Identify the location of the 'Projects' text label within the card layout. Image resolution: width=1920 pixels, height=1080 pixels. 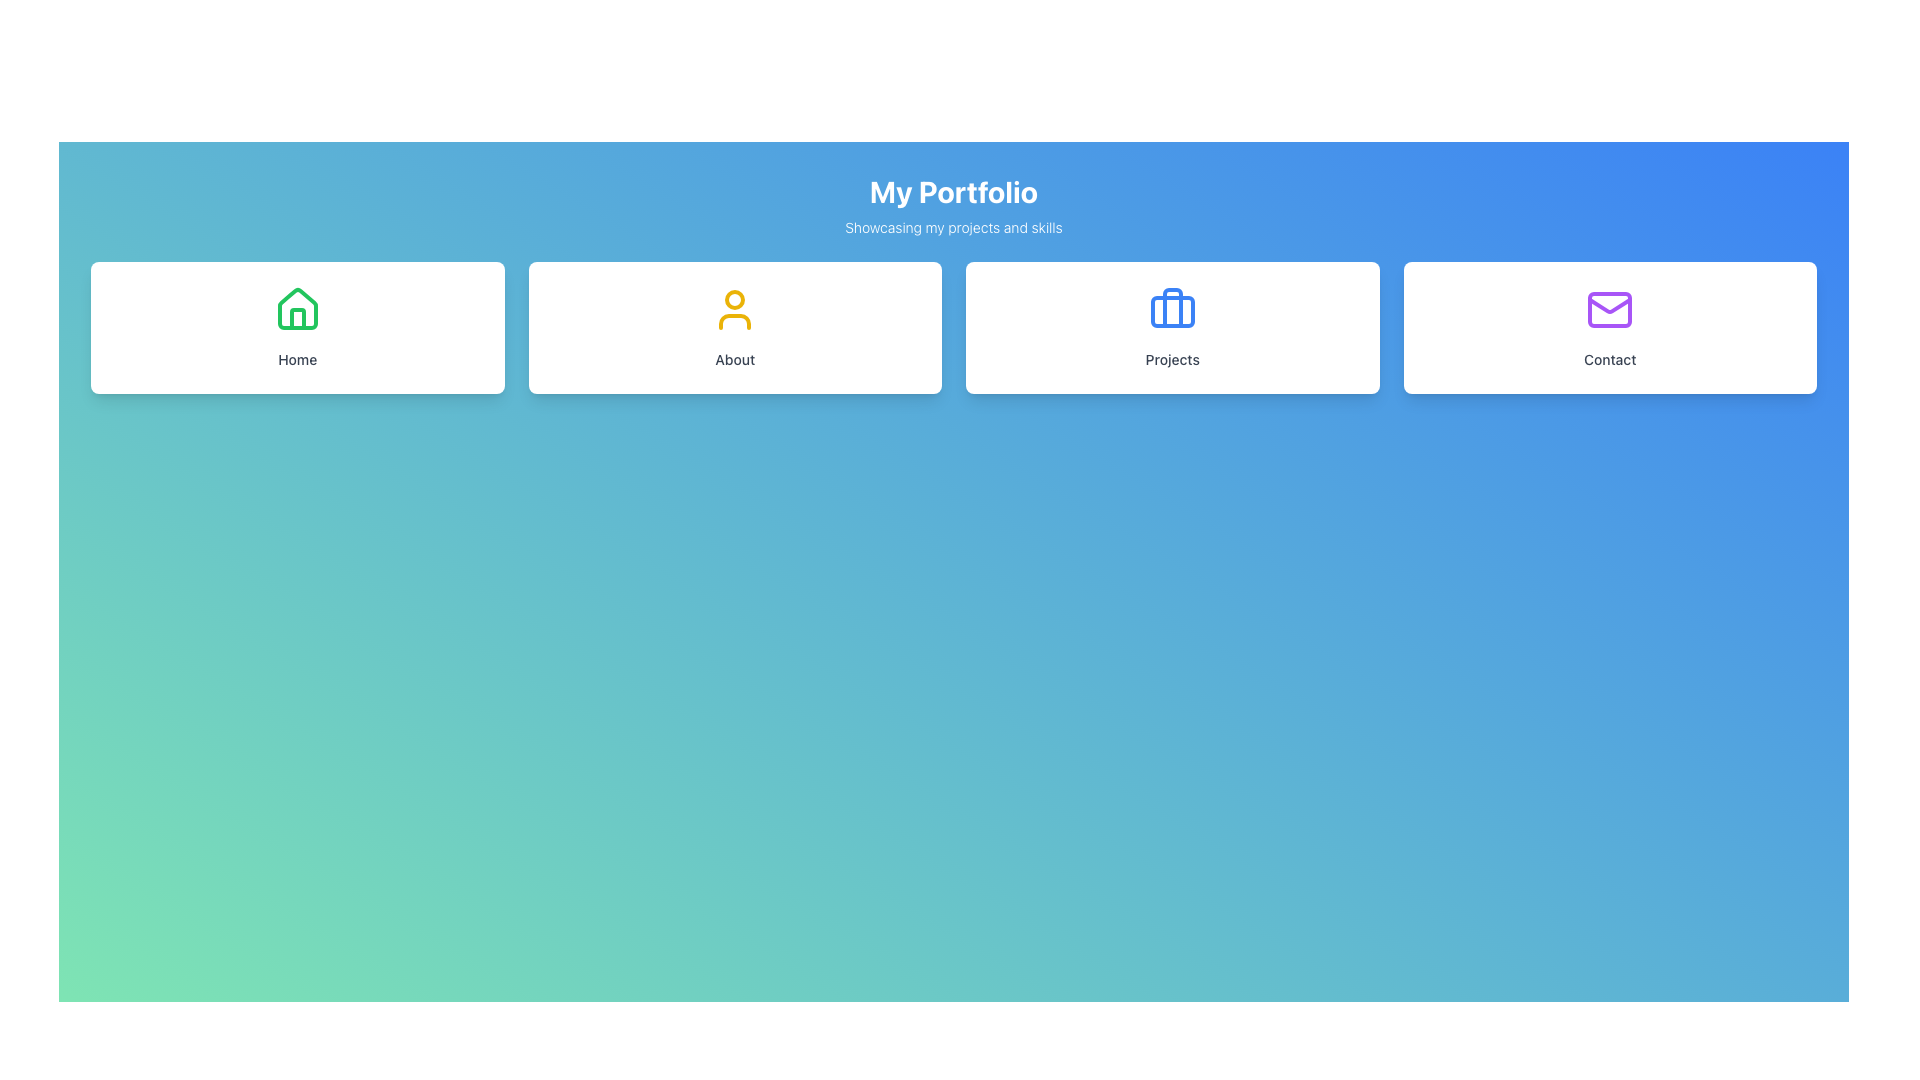
(1172, 358).